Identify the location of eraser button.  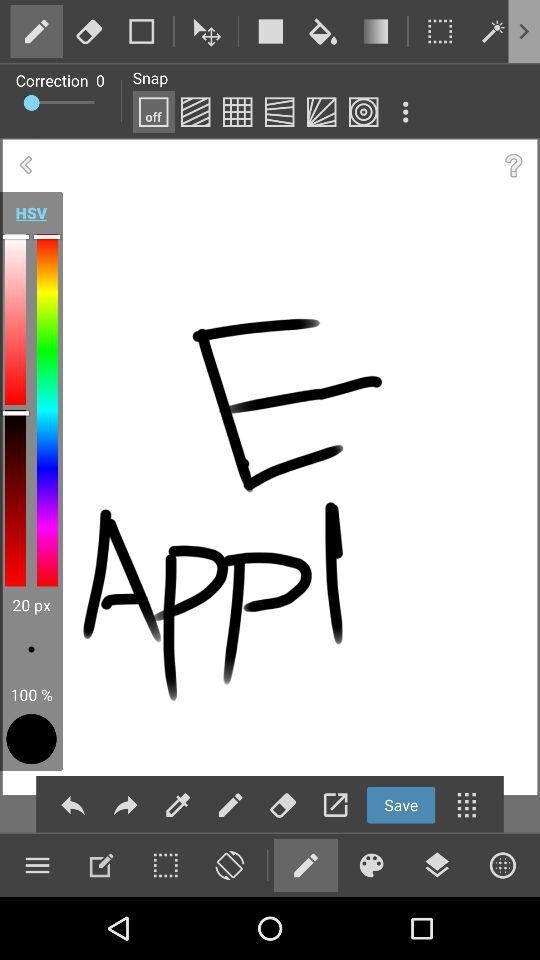
(88, 30).